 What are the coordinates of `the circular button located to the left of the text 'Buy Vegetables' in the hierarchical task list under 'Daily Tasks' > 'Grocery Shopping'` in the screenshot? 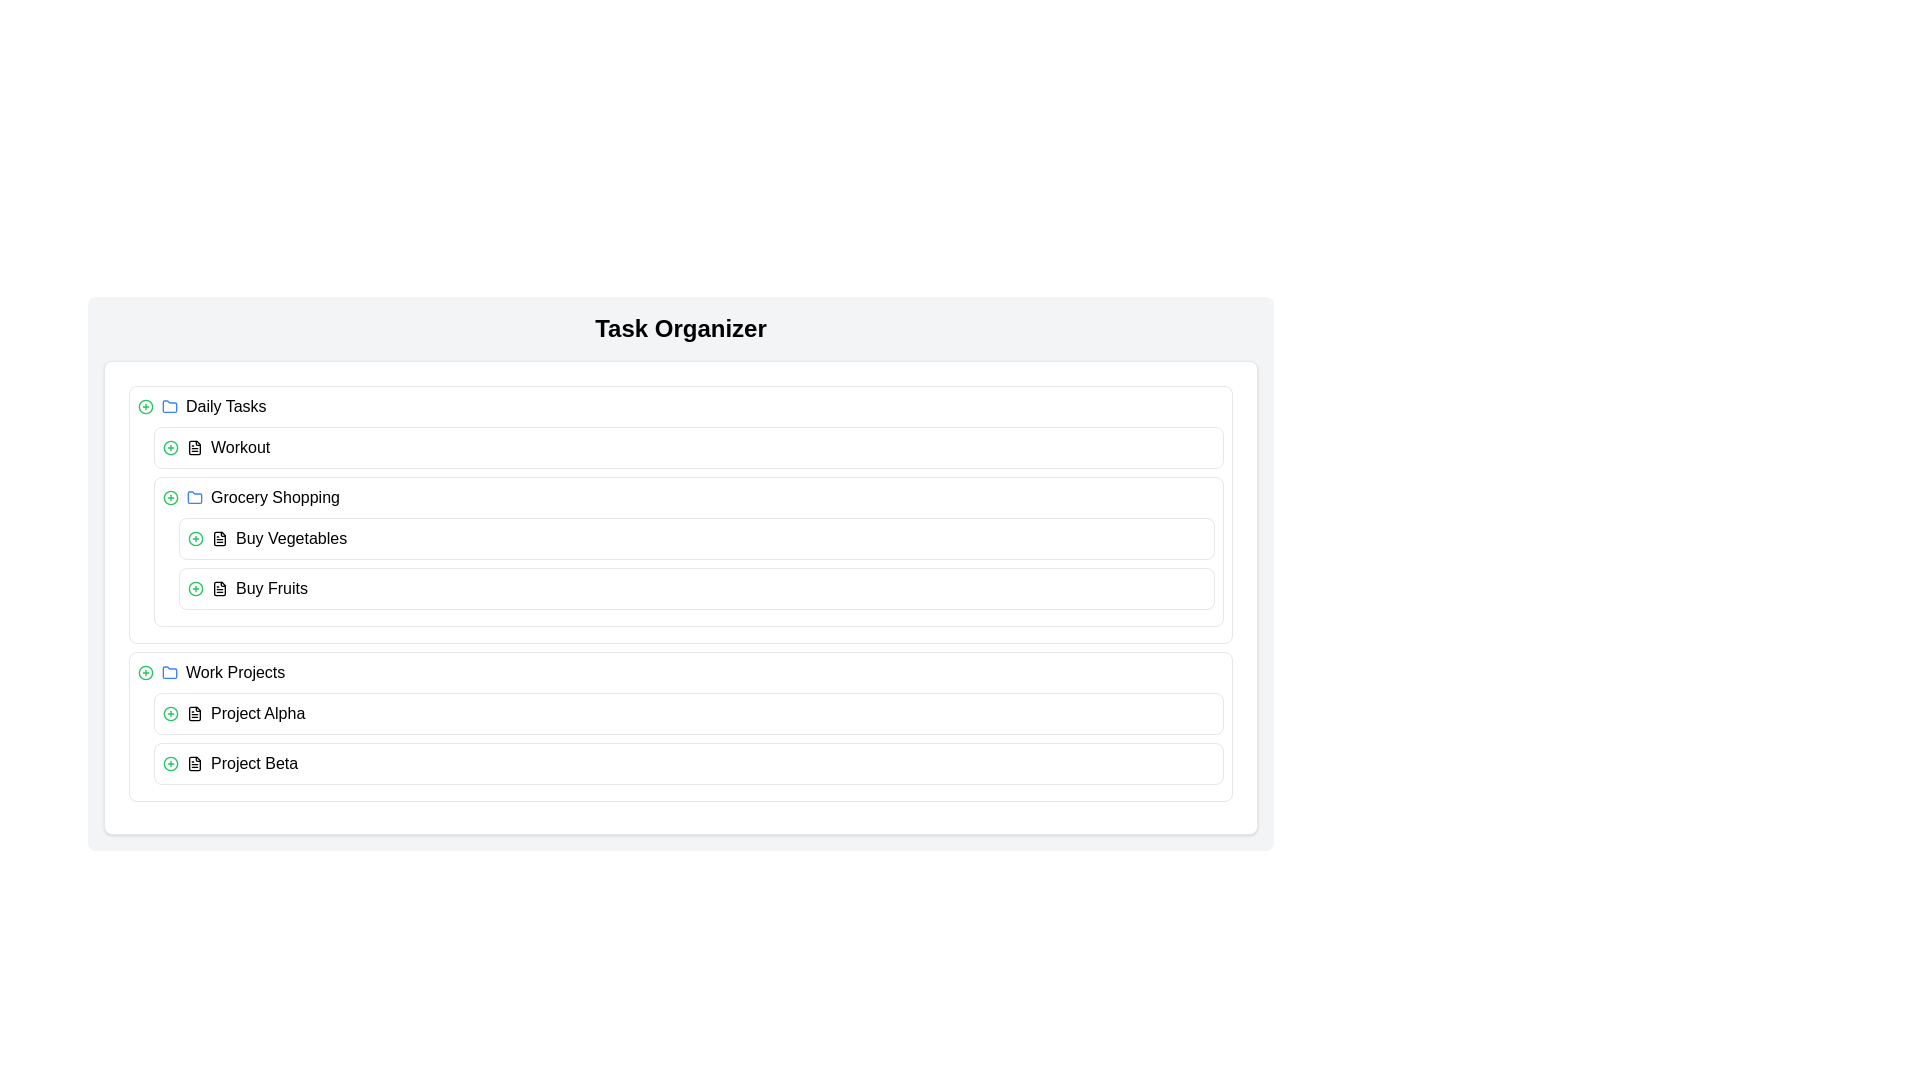 It's located at (196, 538).